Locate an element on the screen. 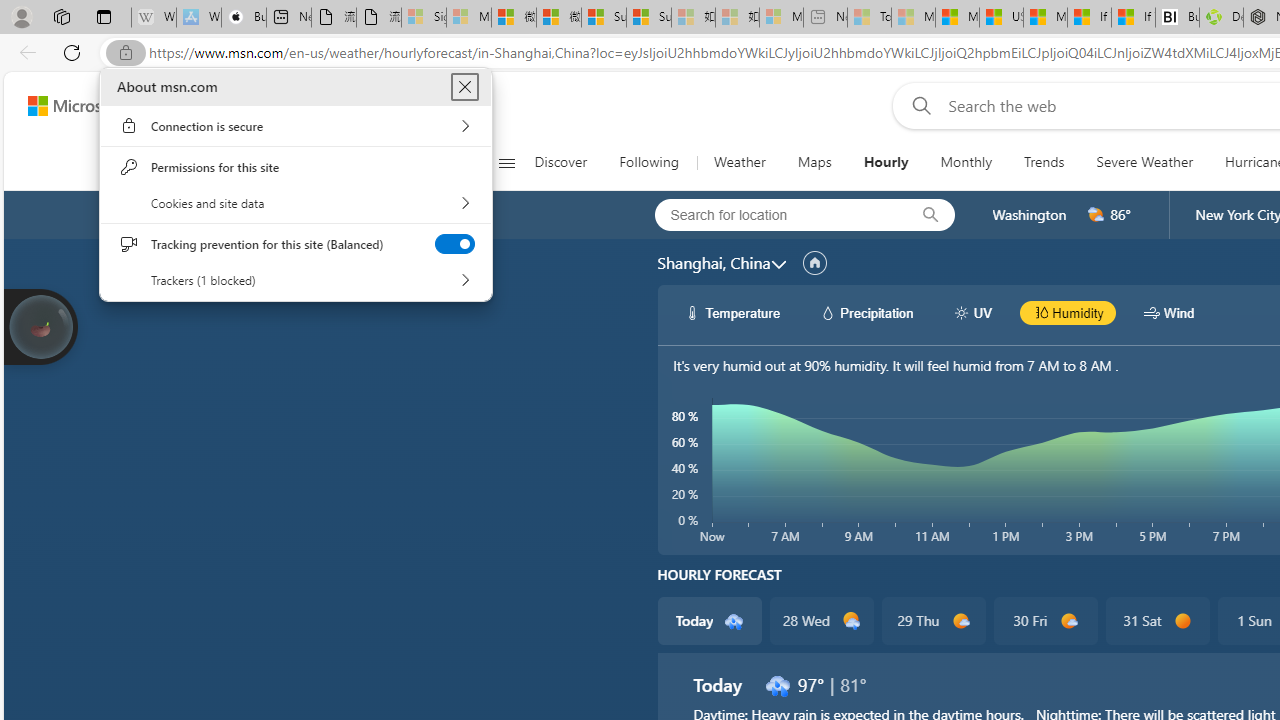 The image size is (1280, 720). 'Buy iPad - Apple' is located at coordinates (242, 17).